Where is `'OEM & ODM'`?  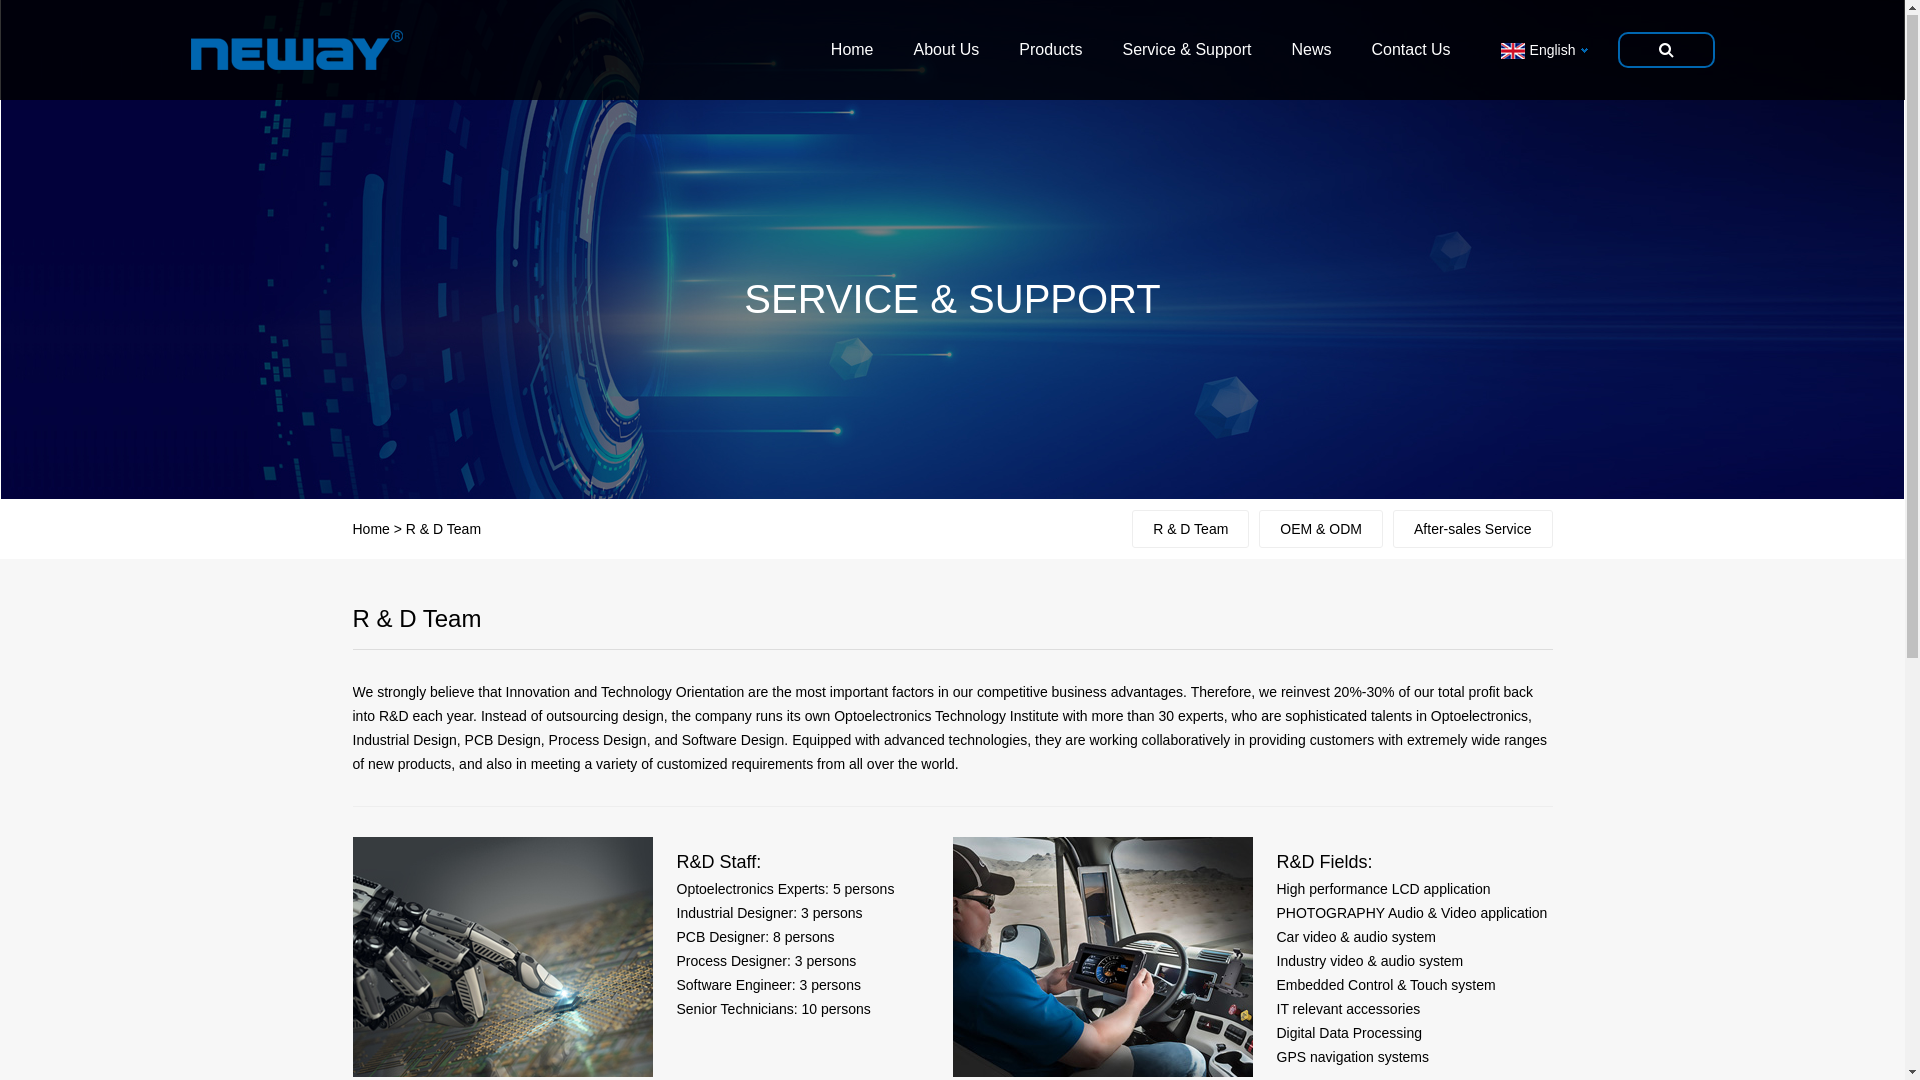
'OEM & ODM' is located at coordinates (1320, 528).